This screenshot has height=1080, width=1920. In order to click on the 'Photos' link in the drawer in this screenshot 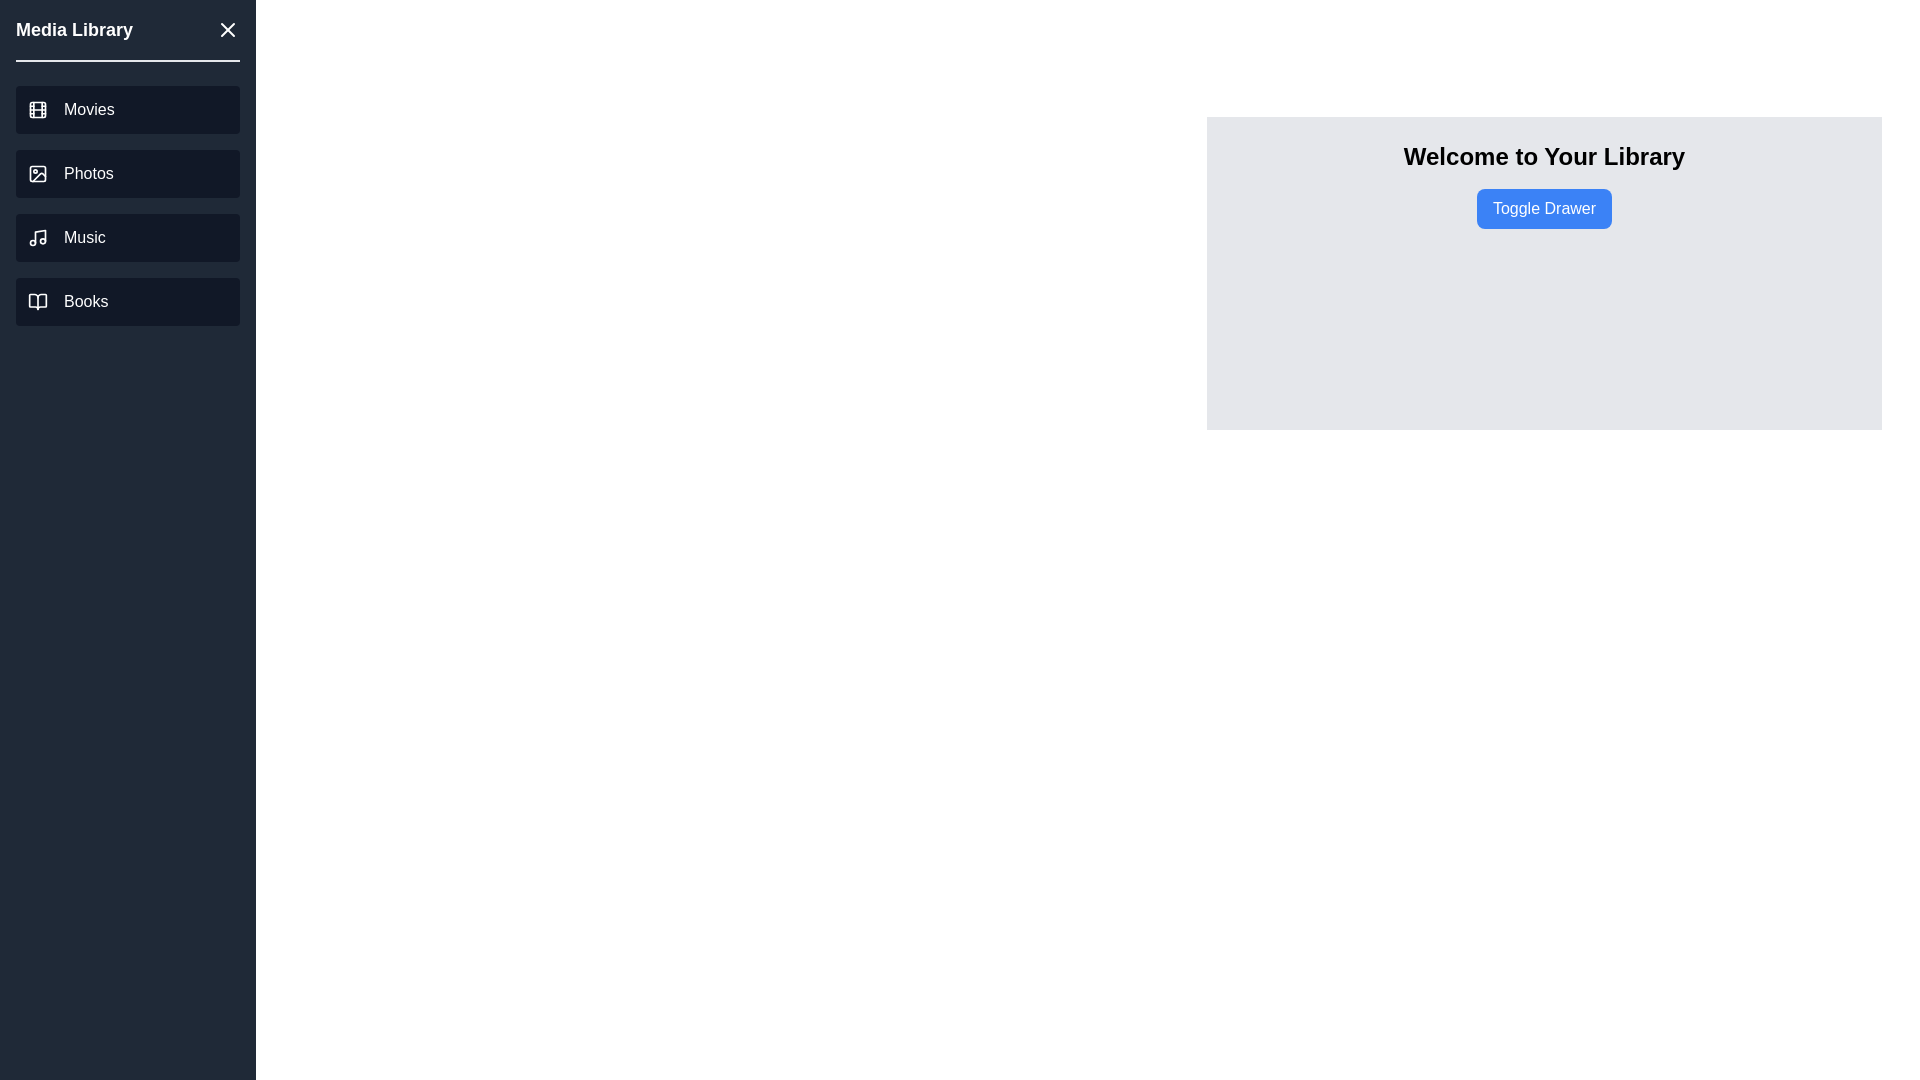, I will do `click(127, 172)`.